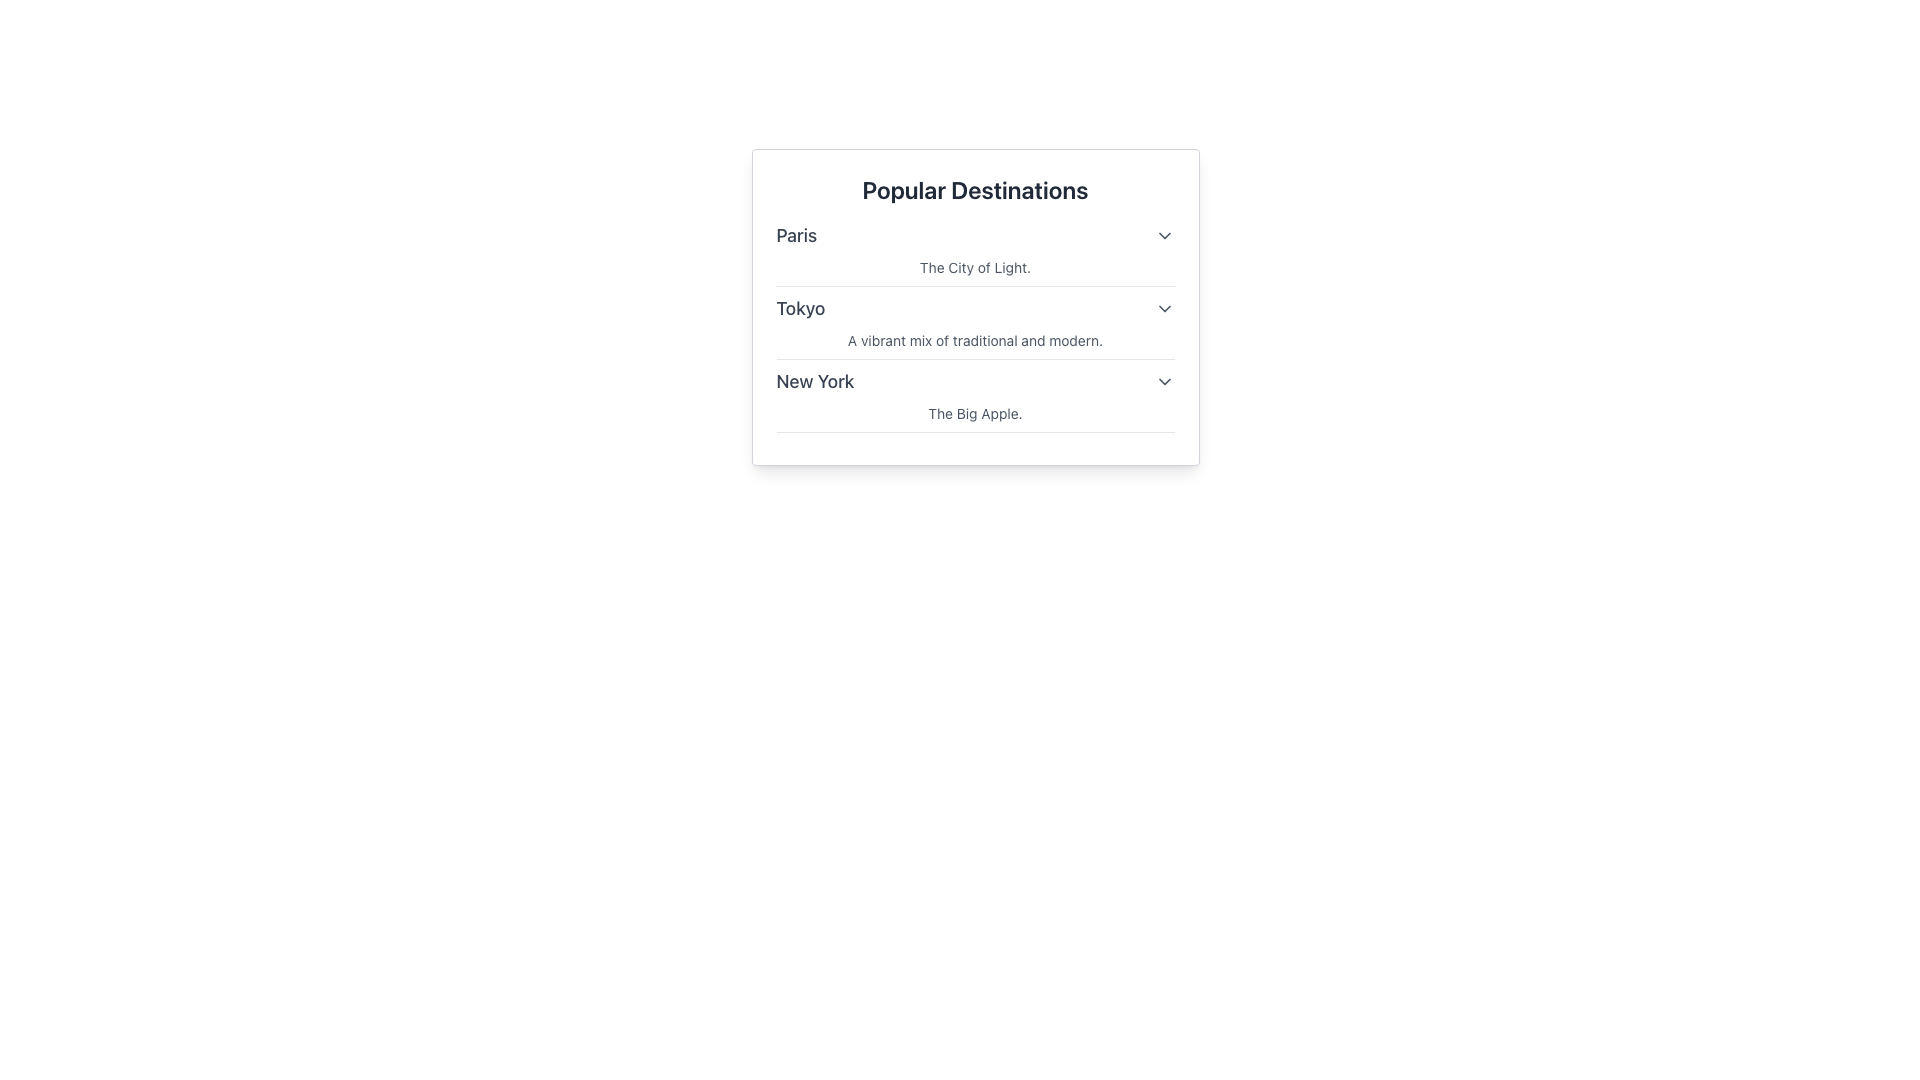  What do you see at coordinates (1164, 381) in the screenshot?
I see `the chevron-down indicator located on the far-right side of the 'New York' text label in the third row of the 'Popular Destinations' dropdown` at bounding box center [1164, 381].